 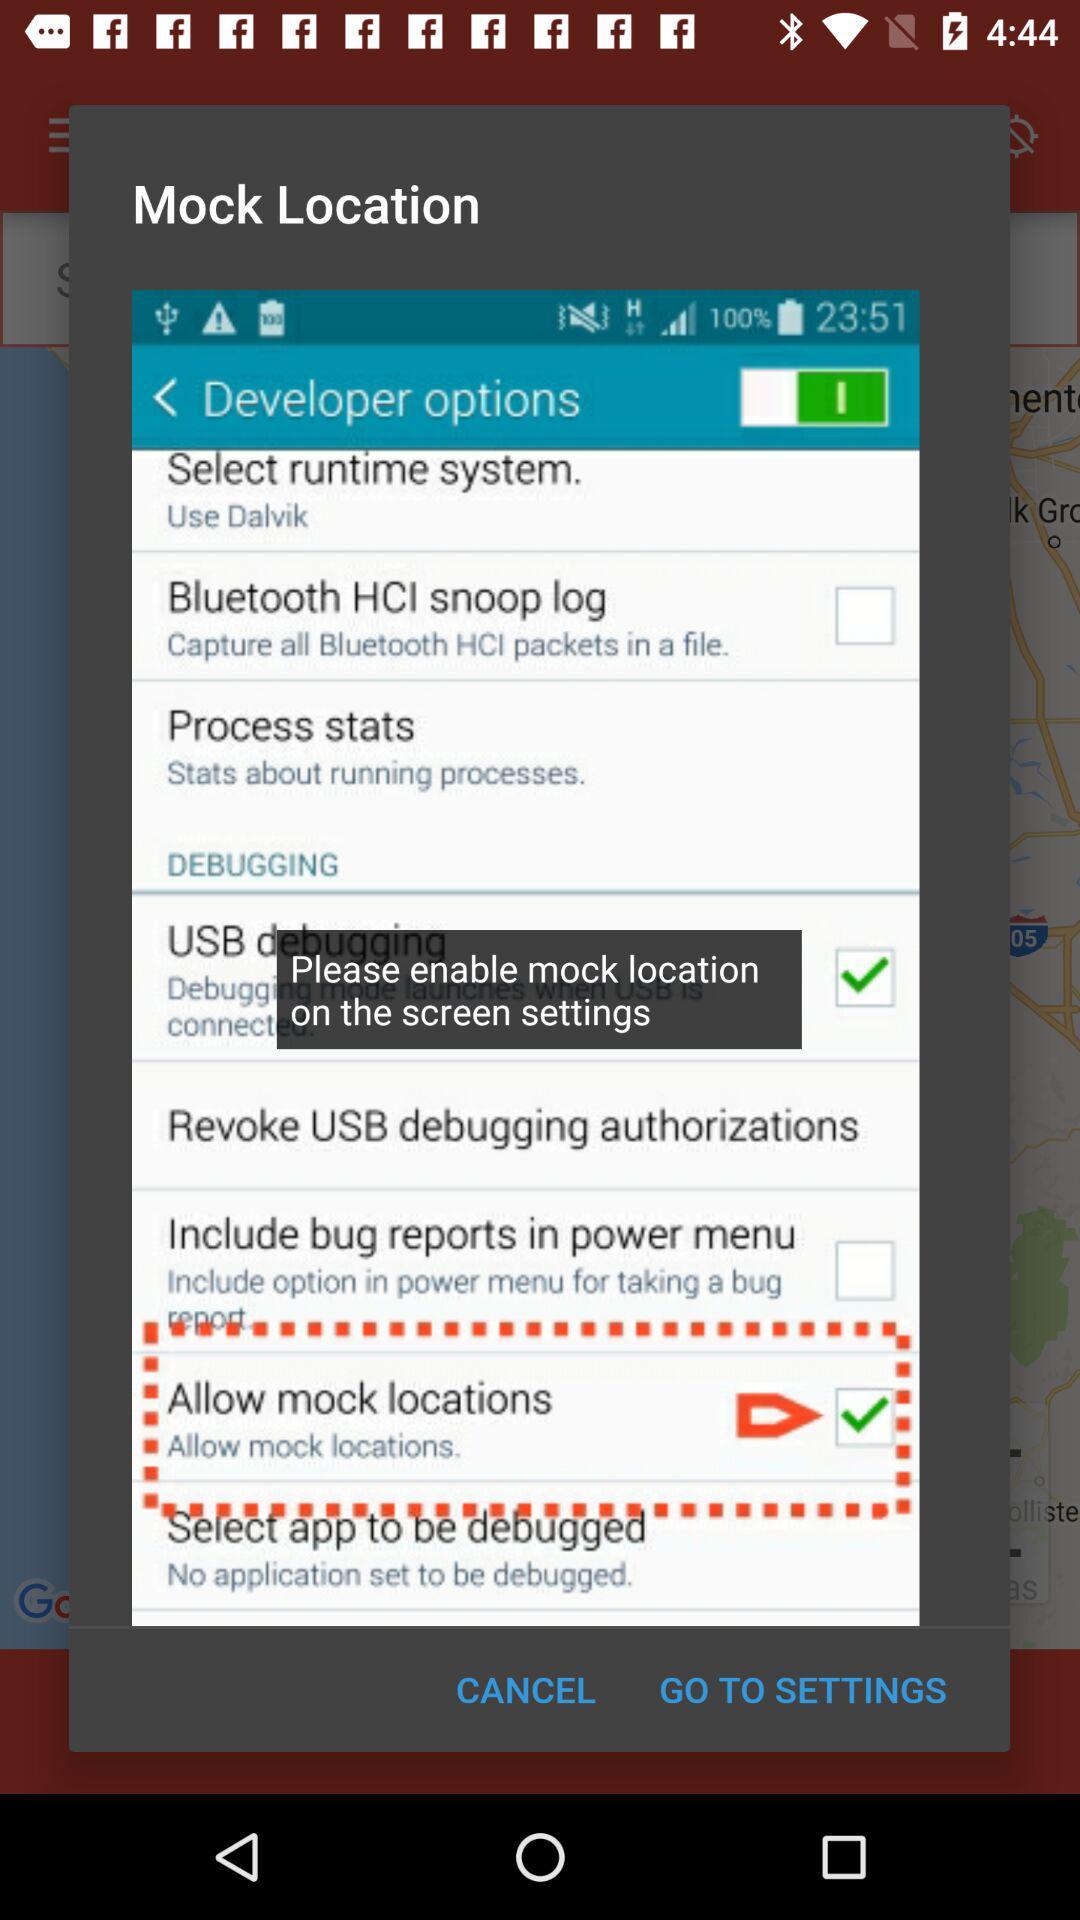 What do you see at coordinates (525, 1688) in the screenshot?
I see `item at the bottom` at bounding box center [525, 1688].